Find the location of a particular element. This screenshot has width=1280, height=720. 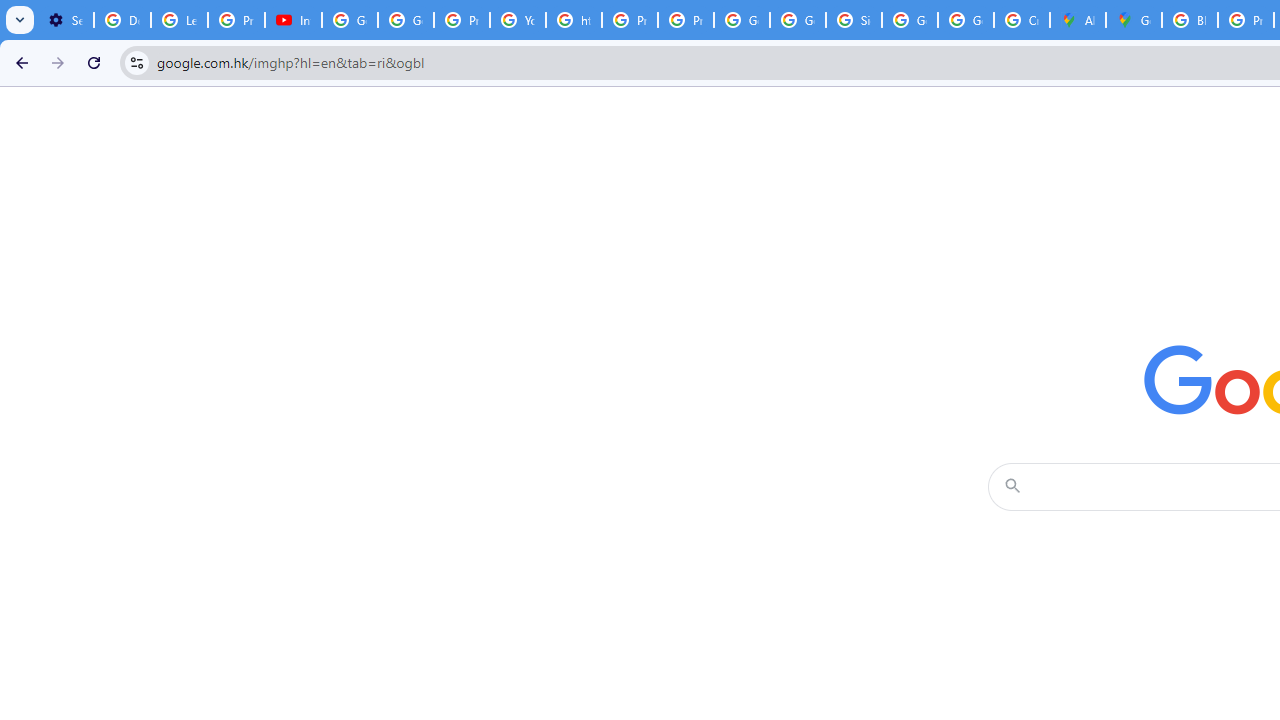

'YouTube' is located at coordinates (518, 20).